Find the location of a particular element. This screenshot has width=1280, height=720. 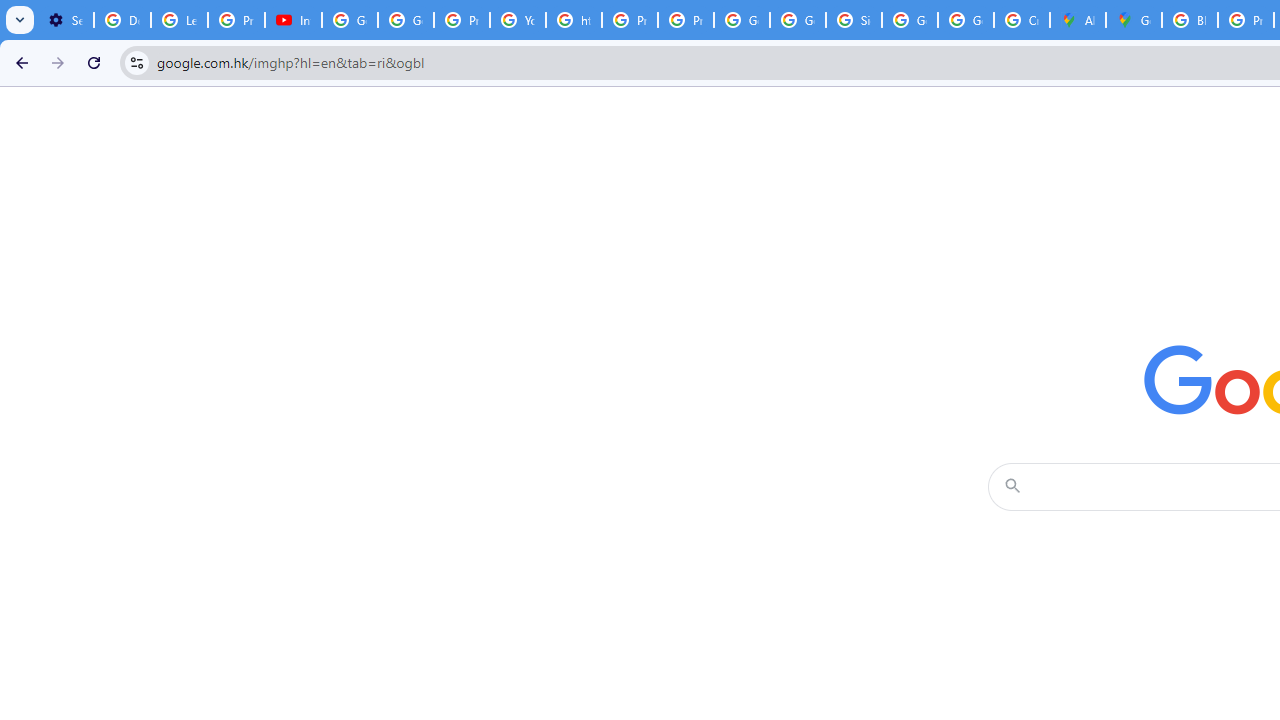

'YouTube' is located at coordinates (518, 20).